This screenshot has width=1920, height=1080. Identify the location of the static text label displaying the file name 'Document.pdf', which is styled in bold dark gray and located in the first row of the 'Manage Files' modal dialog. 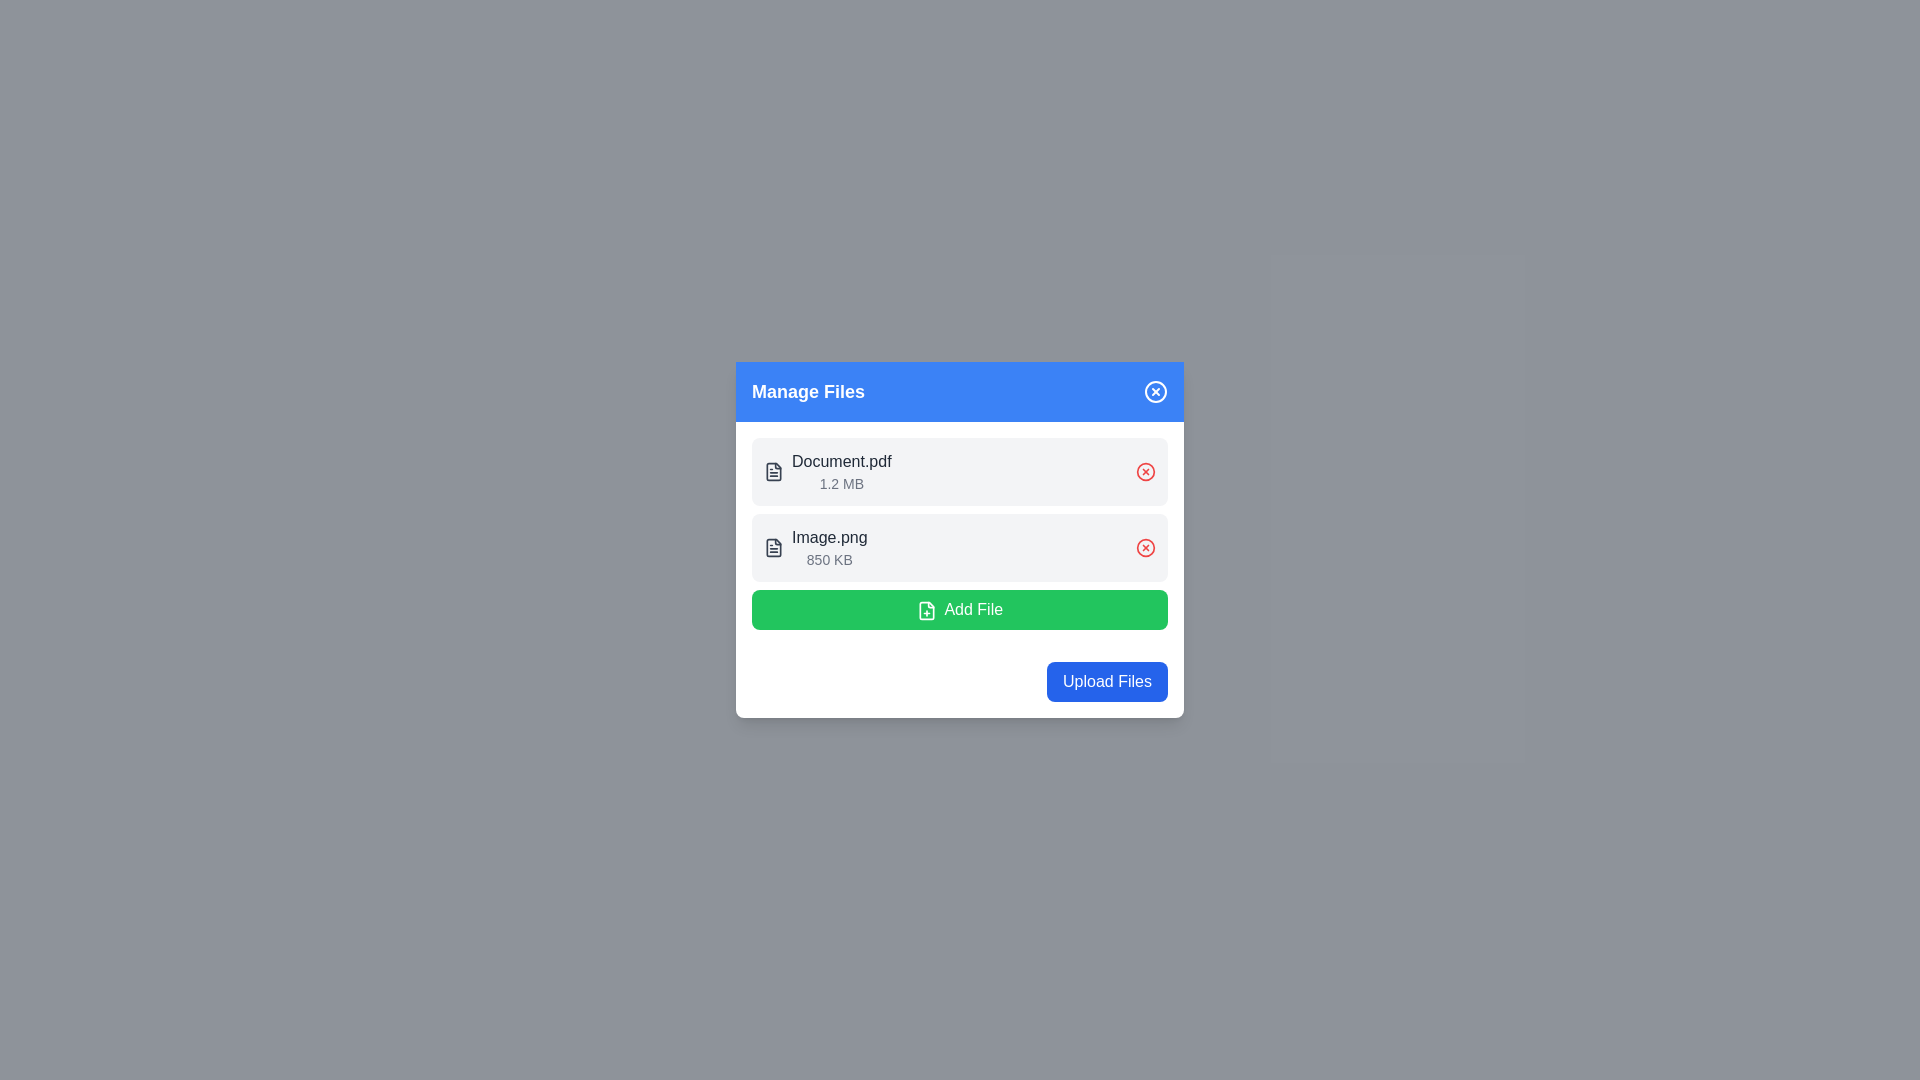
(841, 462).